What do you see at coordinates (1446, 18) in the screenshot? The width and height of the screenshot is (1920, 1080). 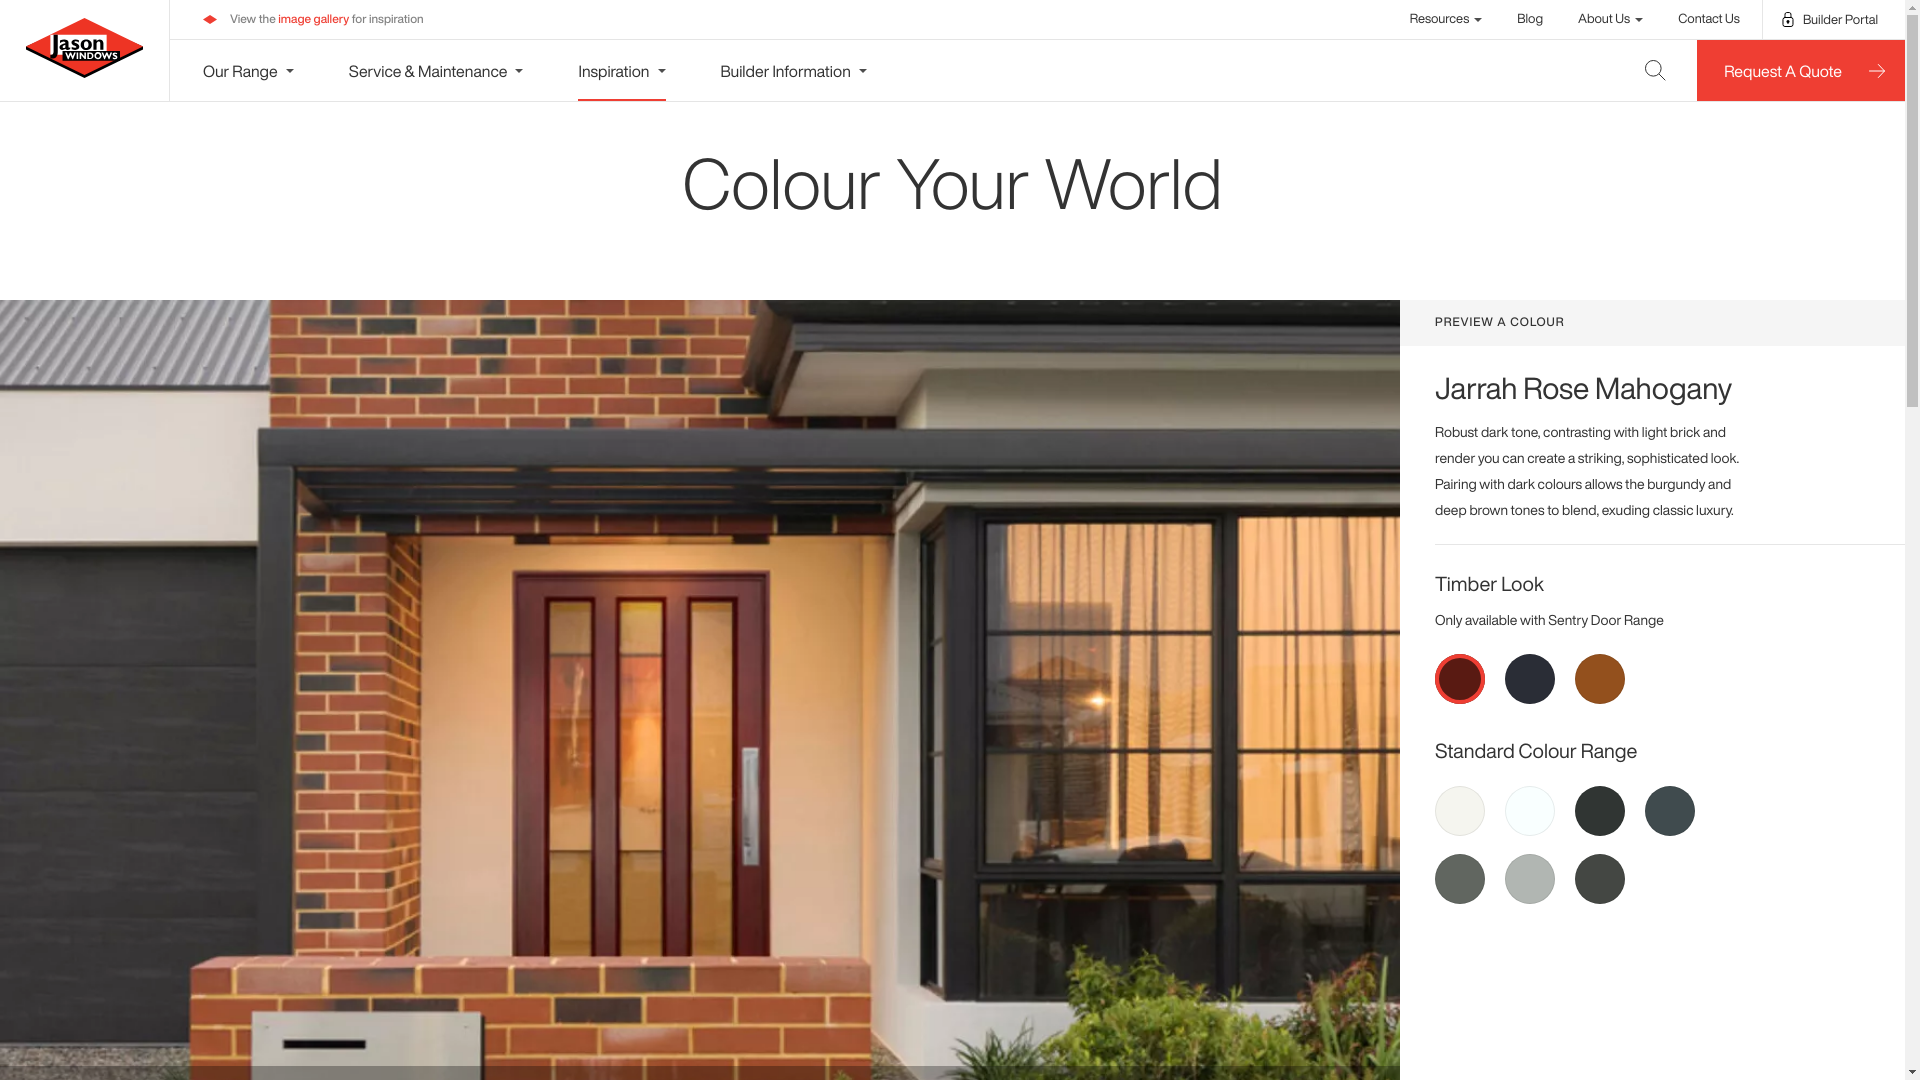 I see `'Resources'` at bounding box center [1446, 18].